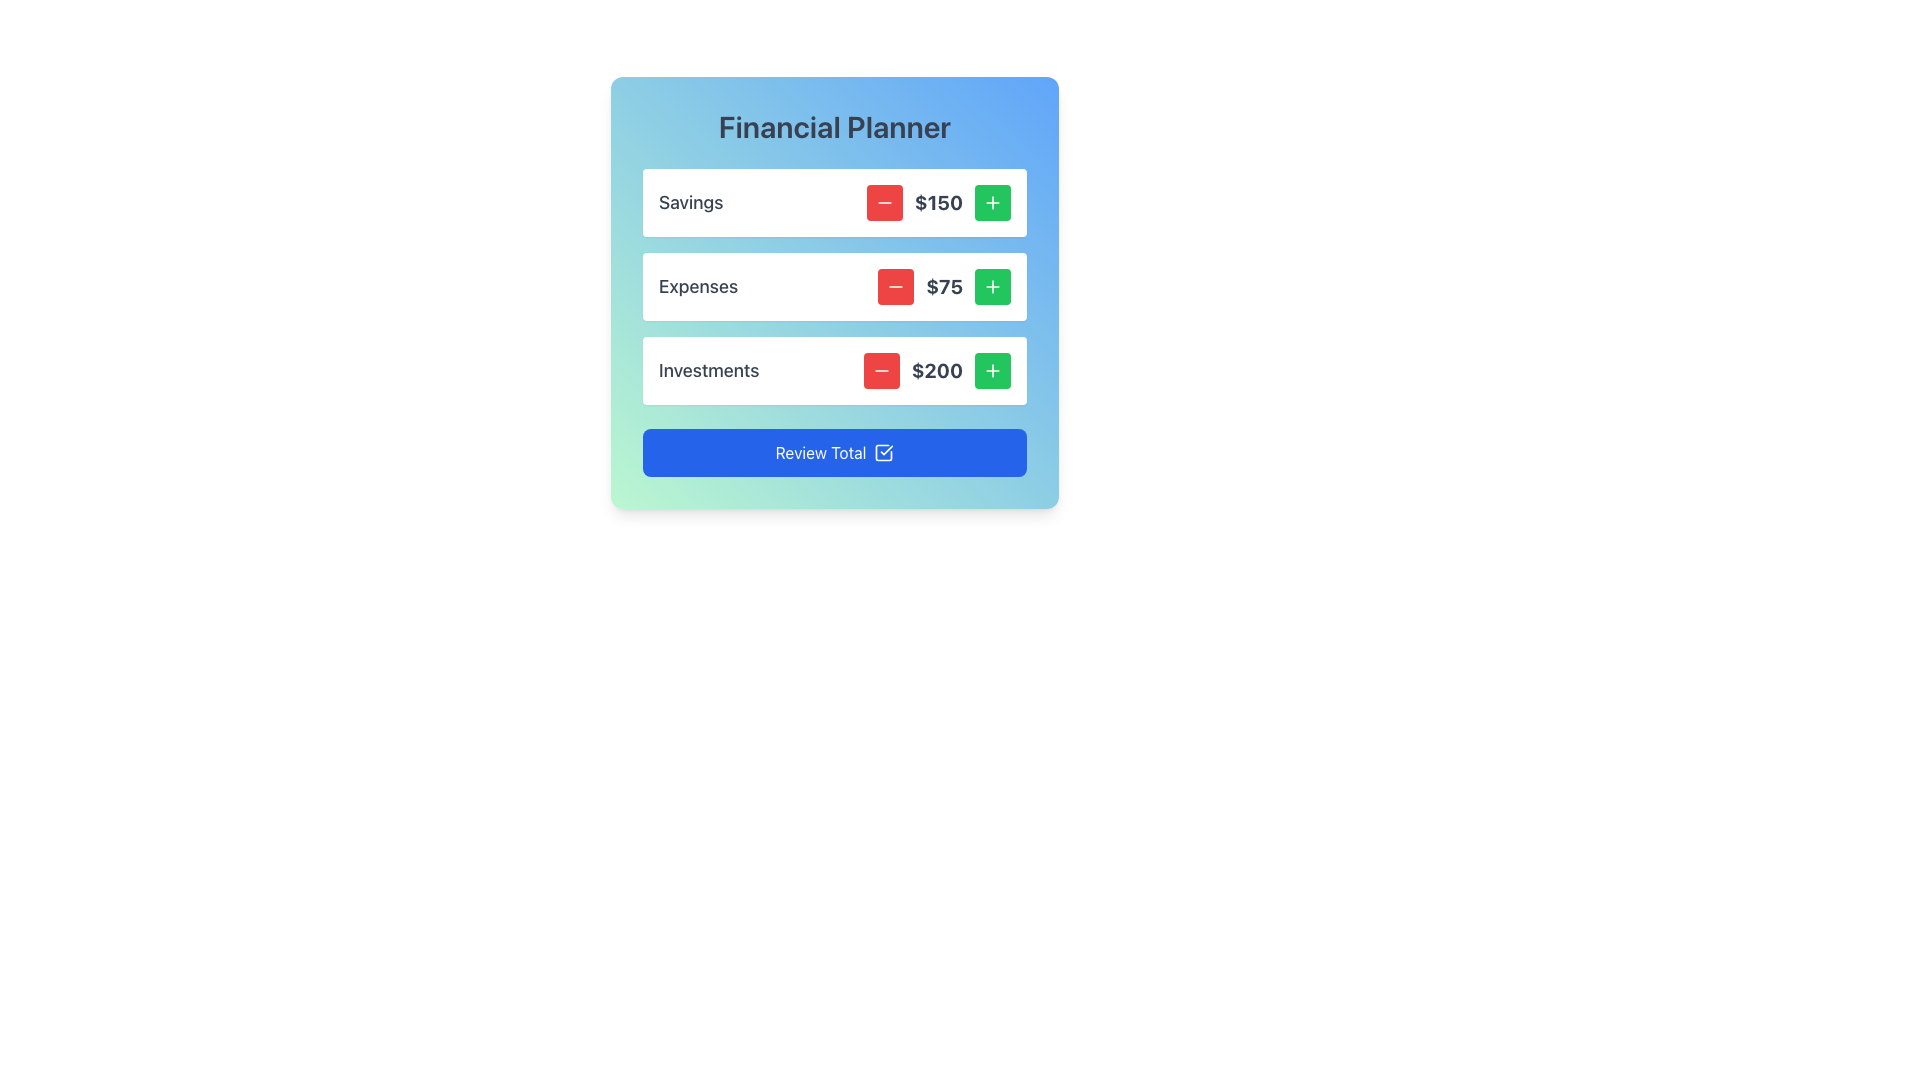 The height and width of the screenshot is (1080, 1920). I want to click on the small horizontal minus sign button within the red square, adjacent to the '$150' amount under the 'Savings' label, so click(883, 203).